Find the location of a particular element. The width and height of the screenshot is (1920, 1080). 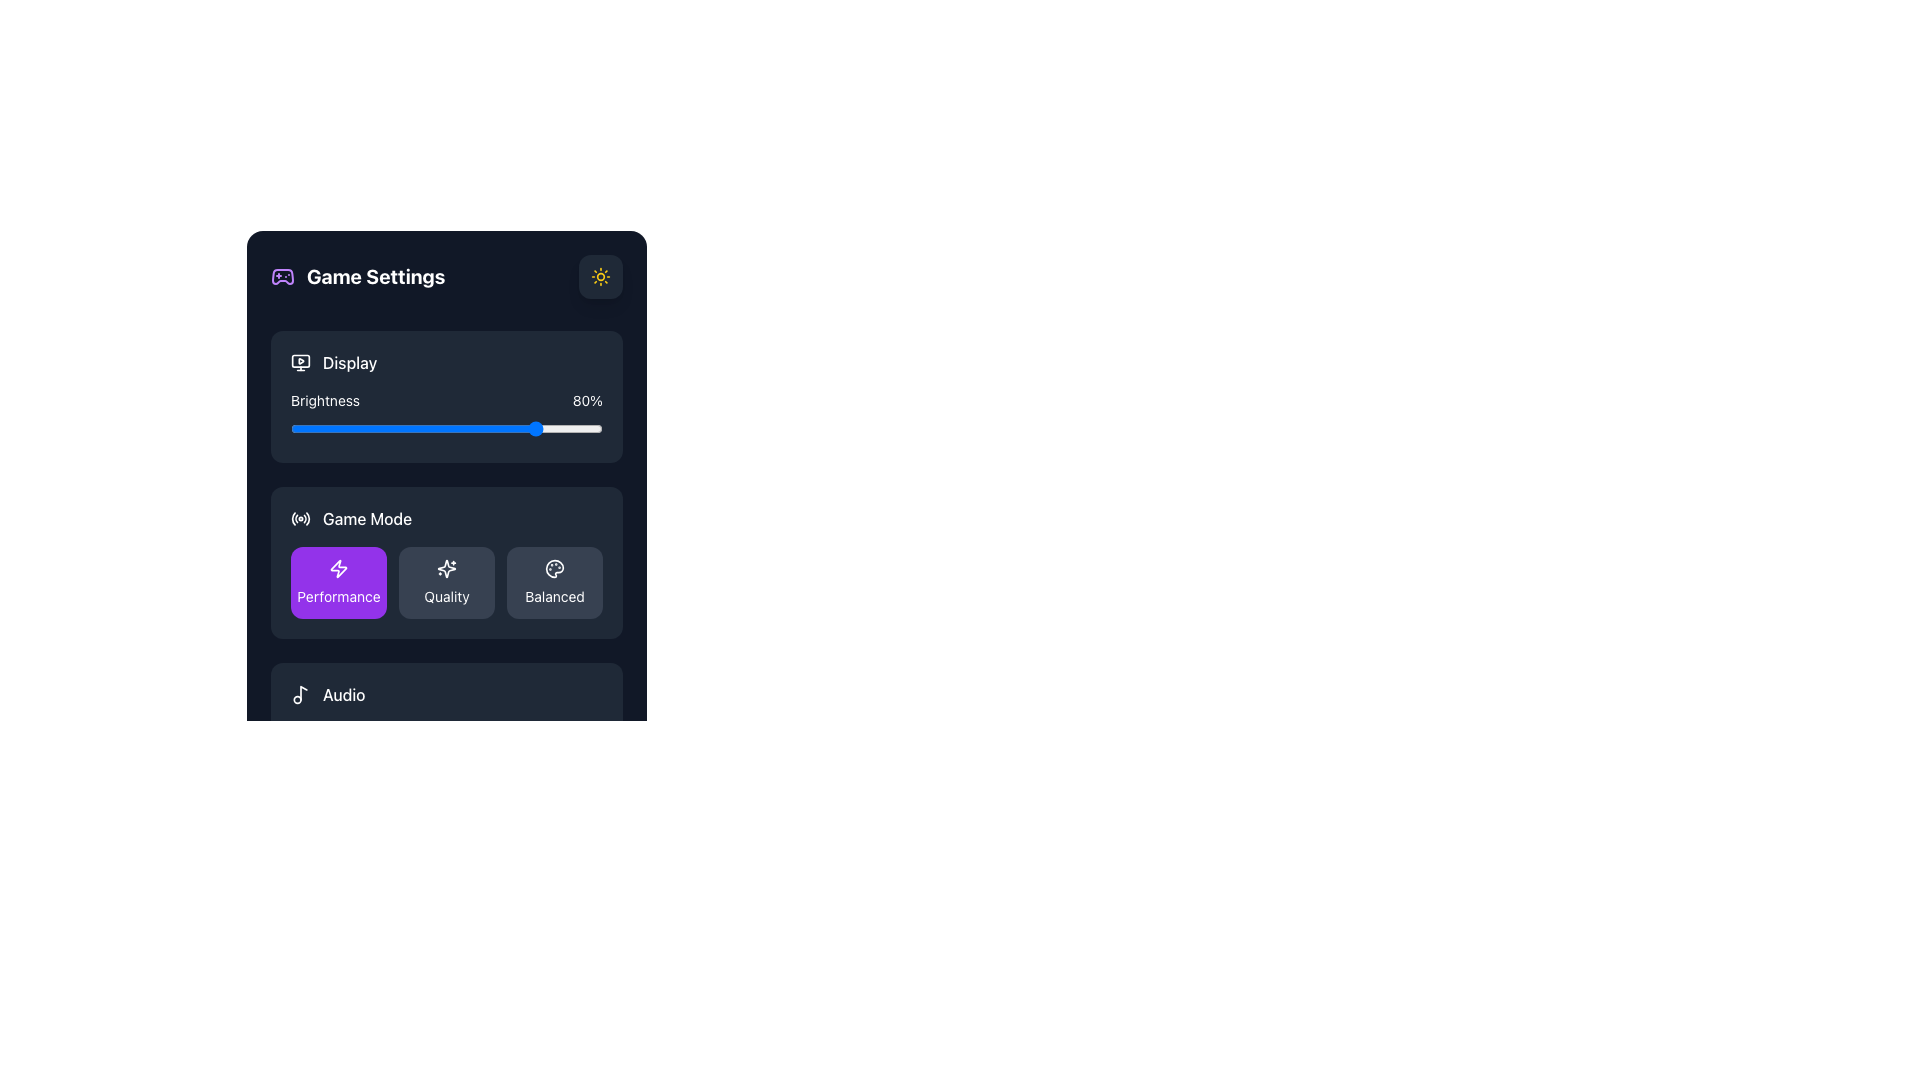

the 'Balanced' text label in the 'Game Mode' section, which is located below the palette icon and to the right of the 'Performance' and 'Quality' labels is located at coordinates (555, 596).